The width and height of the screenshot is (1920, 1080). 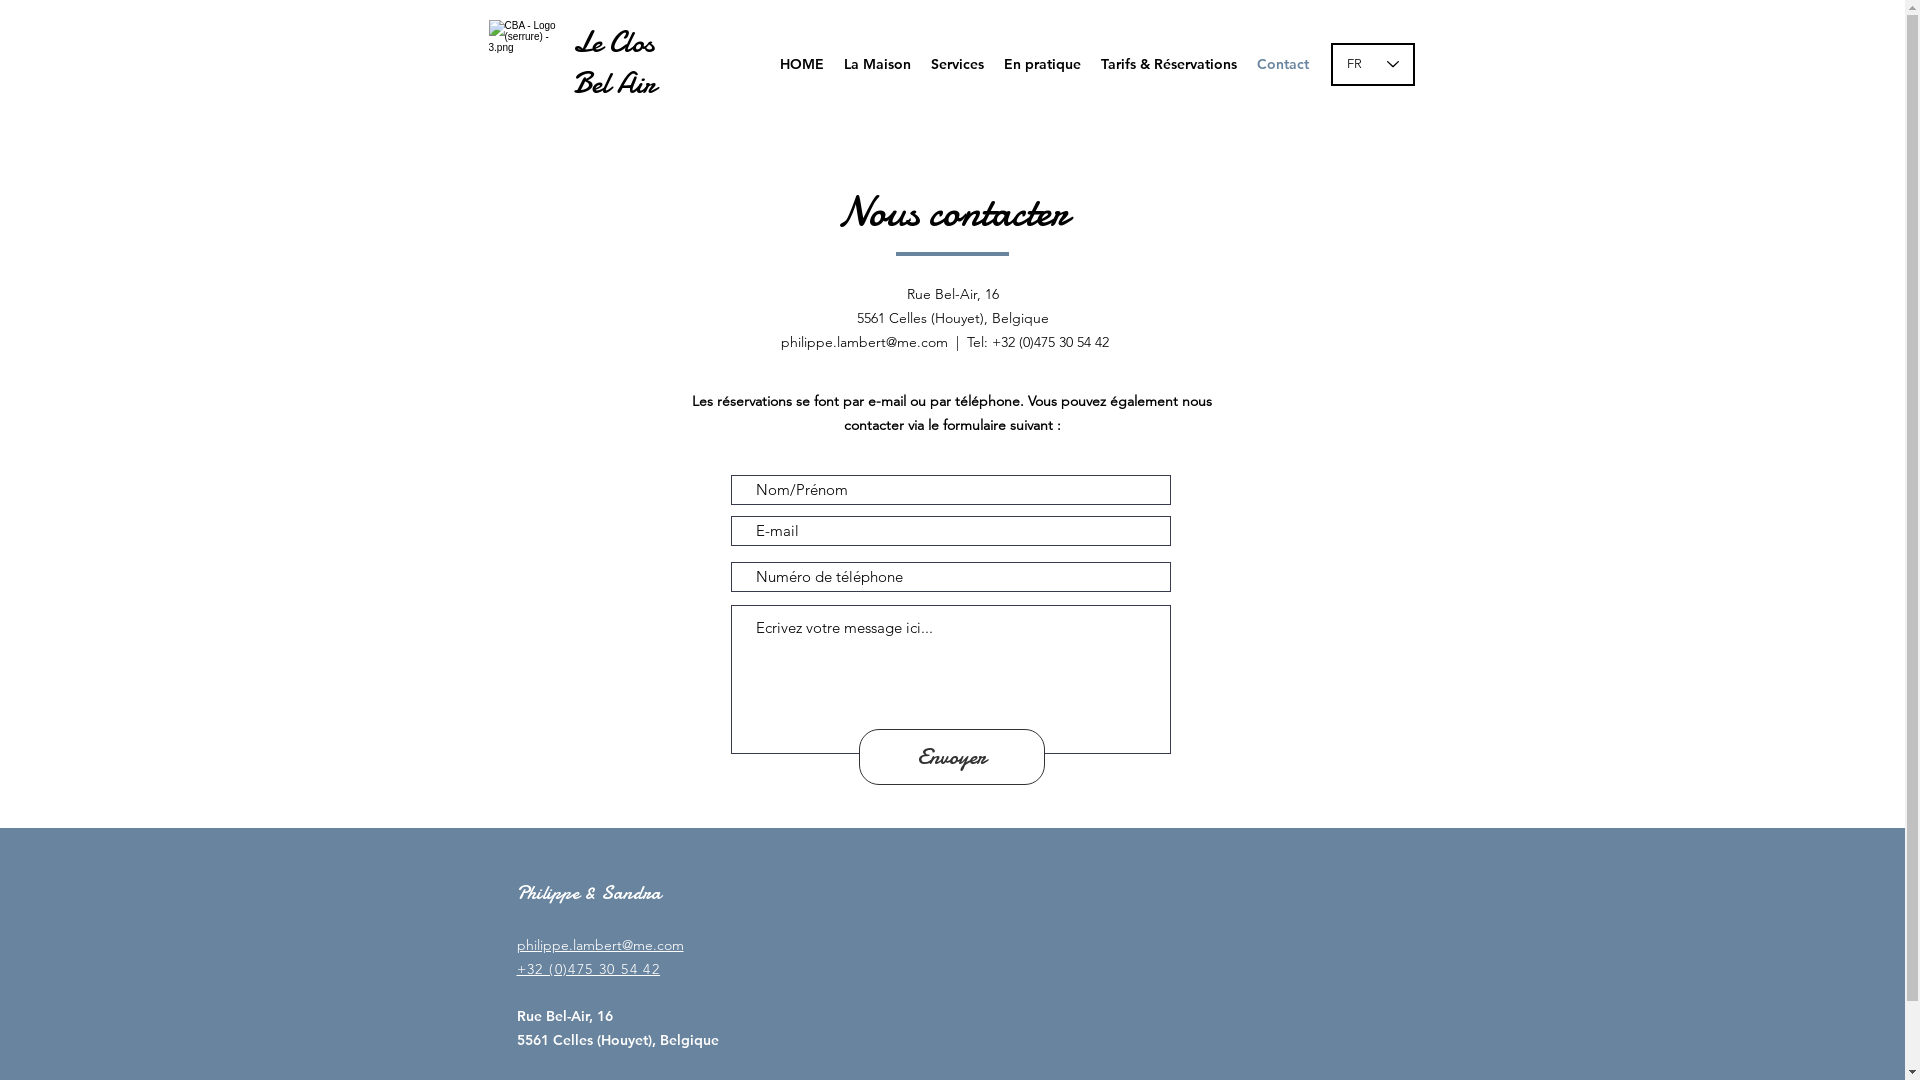 I want to click on 'philippe.lambert@me.com', so click(x=863, y=341).